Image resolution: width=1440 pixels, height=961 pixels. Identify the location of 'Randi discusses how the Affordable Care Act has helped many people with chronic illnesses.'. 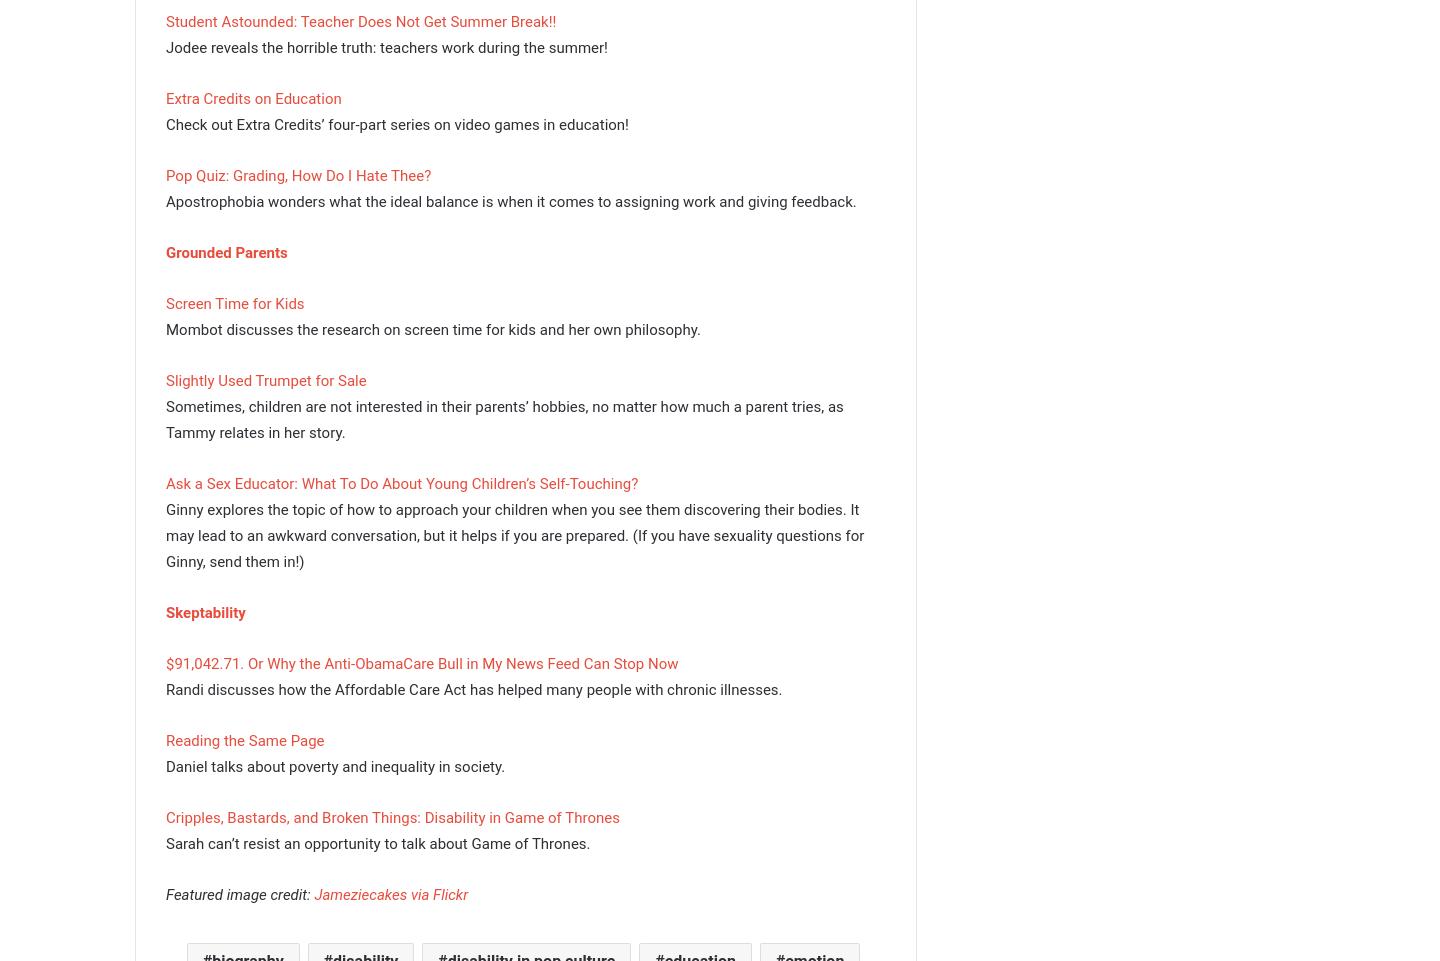
(474, 688).